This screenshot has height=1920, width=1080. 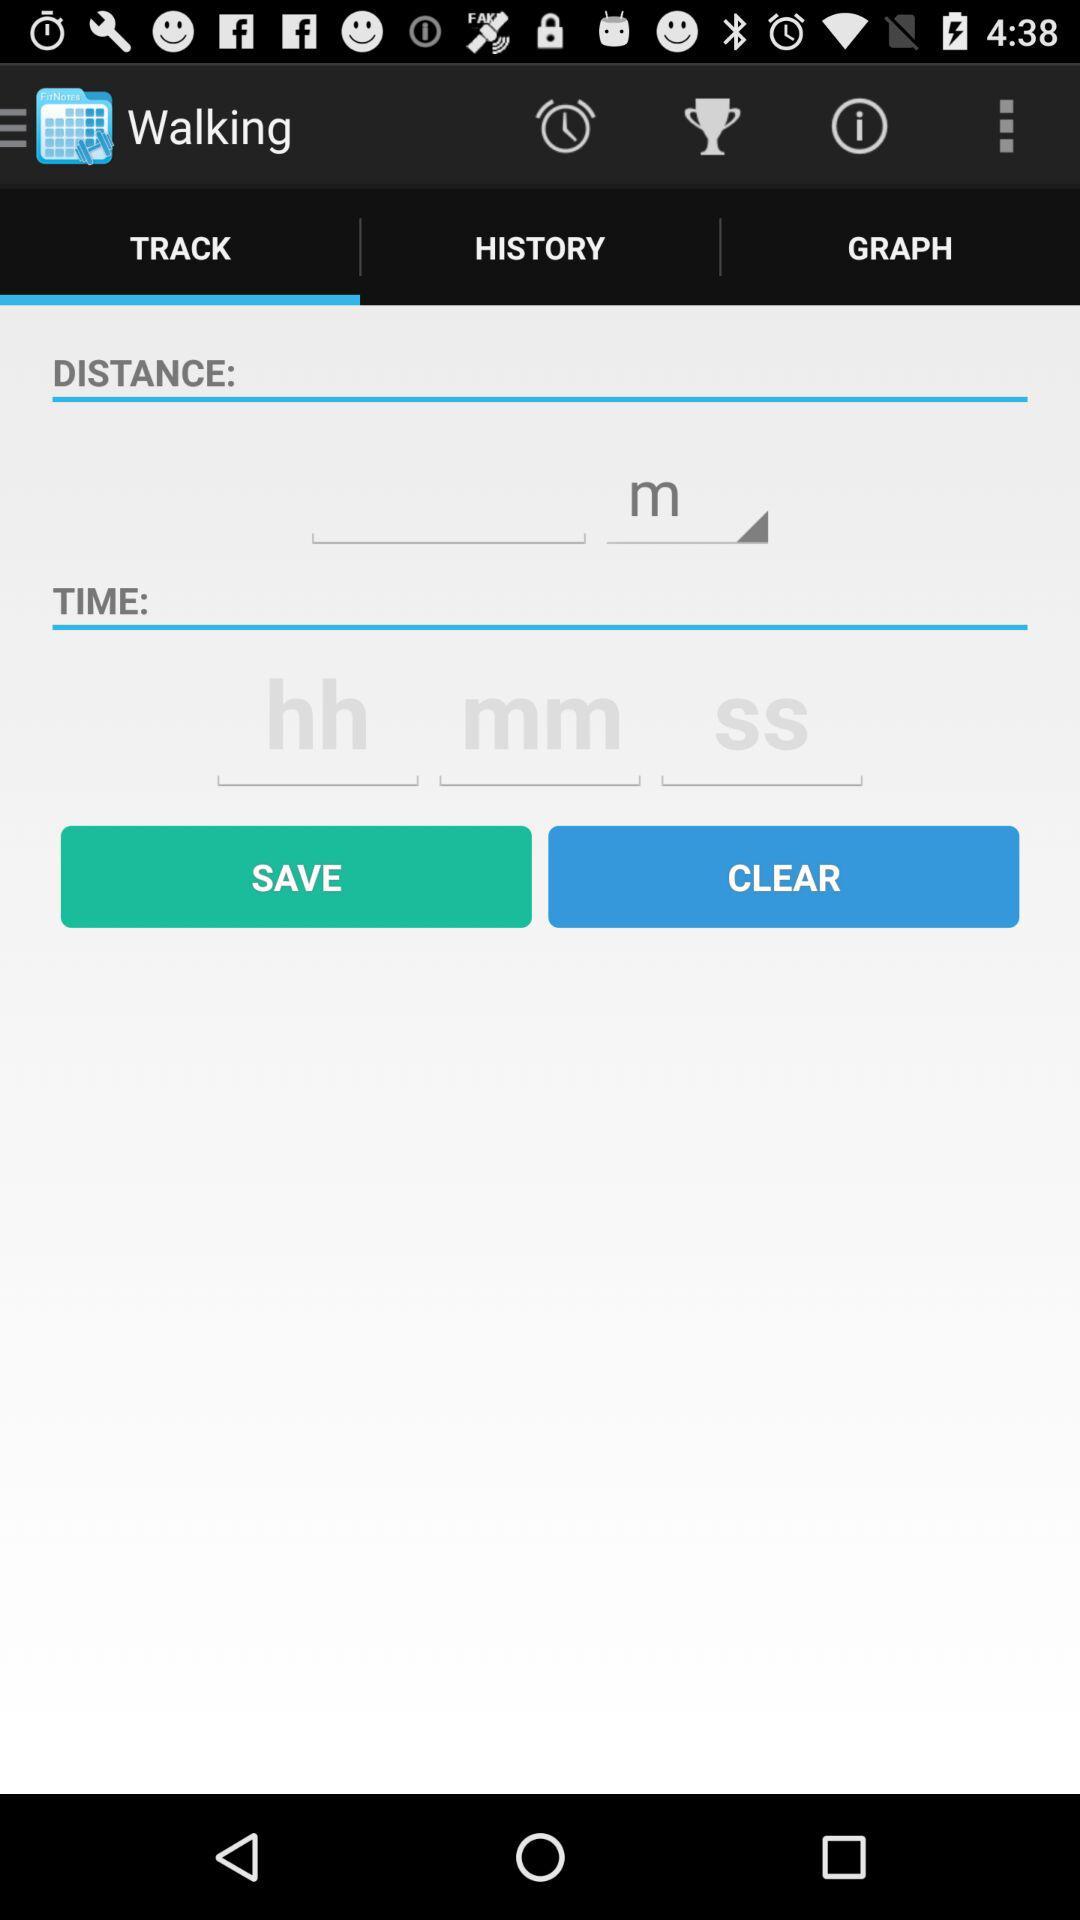 What do you see at coordinates (447, 477) in the screenshot?
I see `the number for distance` at bounding box center [447, 477].